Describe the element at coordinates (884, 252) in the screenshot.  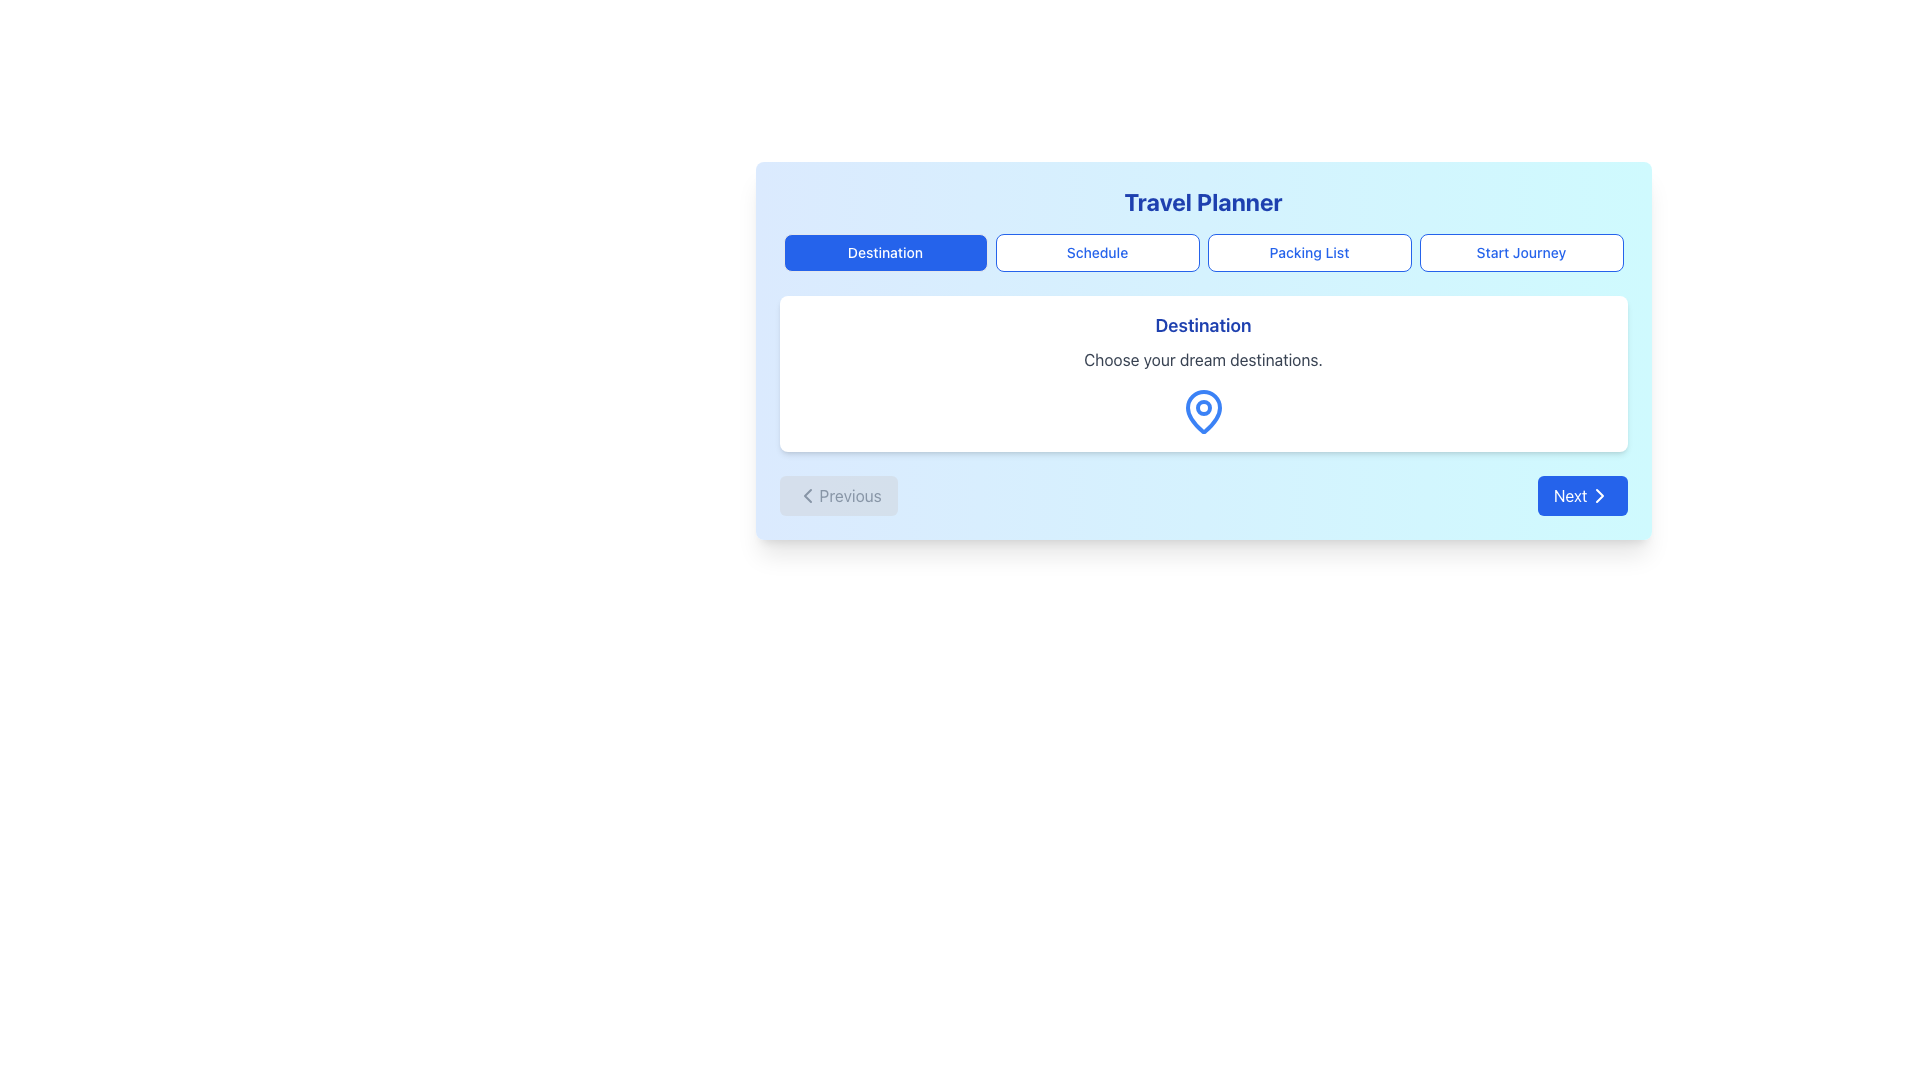
I see `the blue 'Destination' button with white text` at that location.